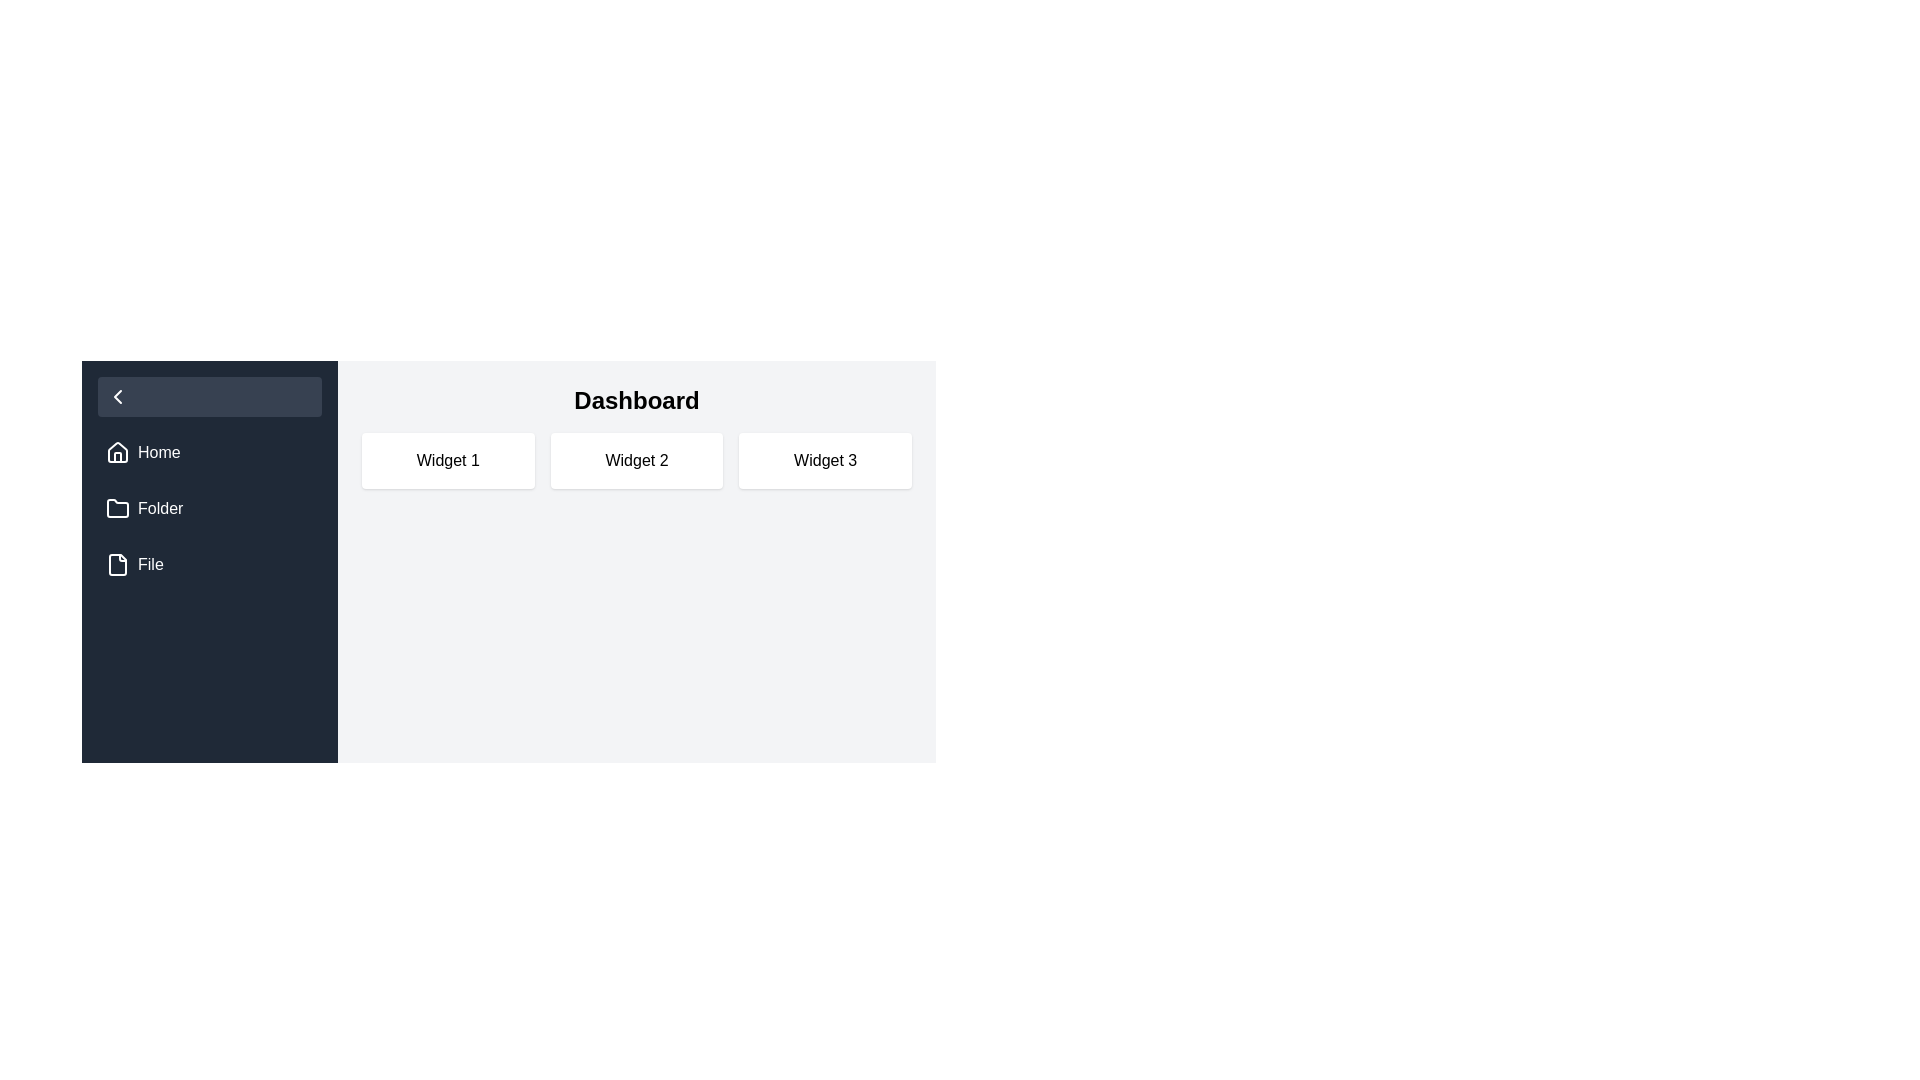 The height and width of the screenshot is (1080, 1920). Describe the element at coordinates (210, 452) in the screenshot. I see `the 'Home' navigation link` at that location.